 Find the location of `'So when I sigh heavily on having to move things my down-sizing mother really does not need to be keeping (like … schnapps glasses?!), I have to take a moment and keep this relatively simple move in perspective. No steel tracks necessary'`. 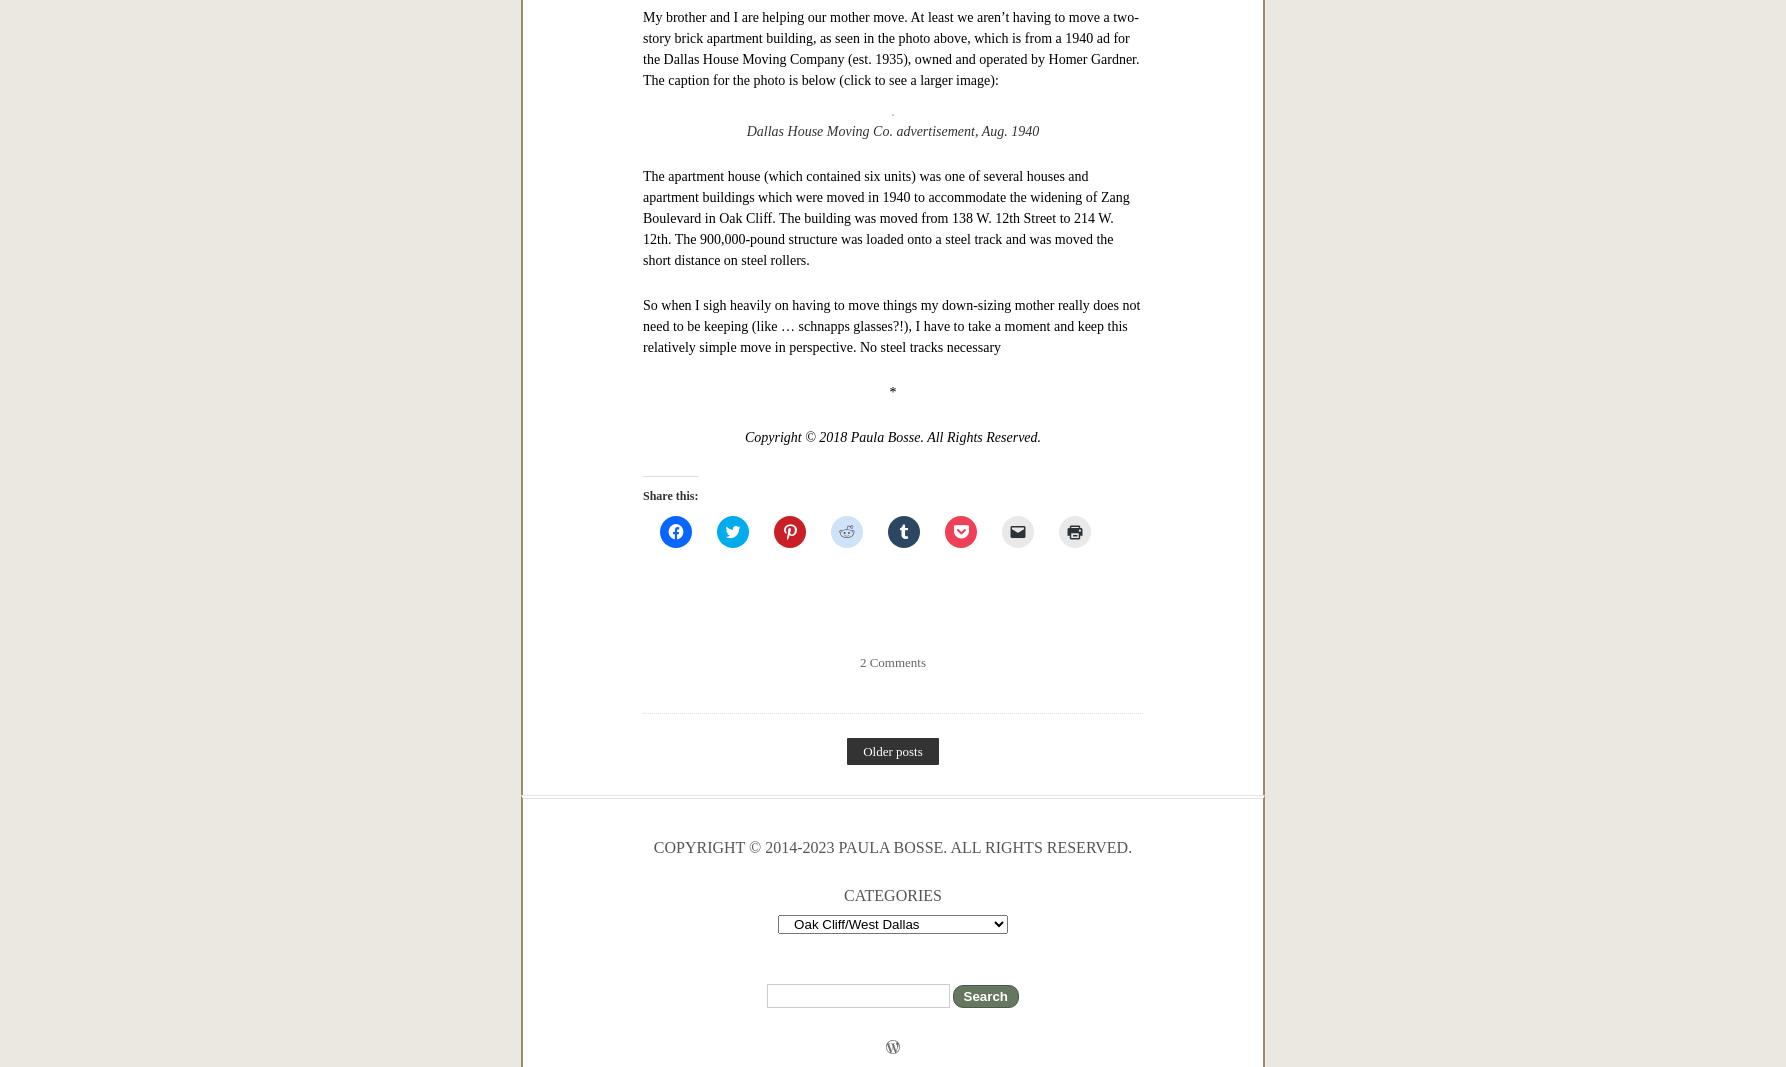

'So when I sigh heavily on having to move things my down-sizing mother really does not need to be keeping (like … schnapps glasses?!), I have to take a moment and keep this relatively simple move in perspective. No steel tracks necessary' is located at coordinates (890, 954).